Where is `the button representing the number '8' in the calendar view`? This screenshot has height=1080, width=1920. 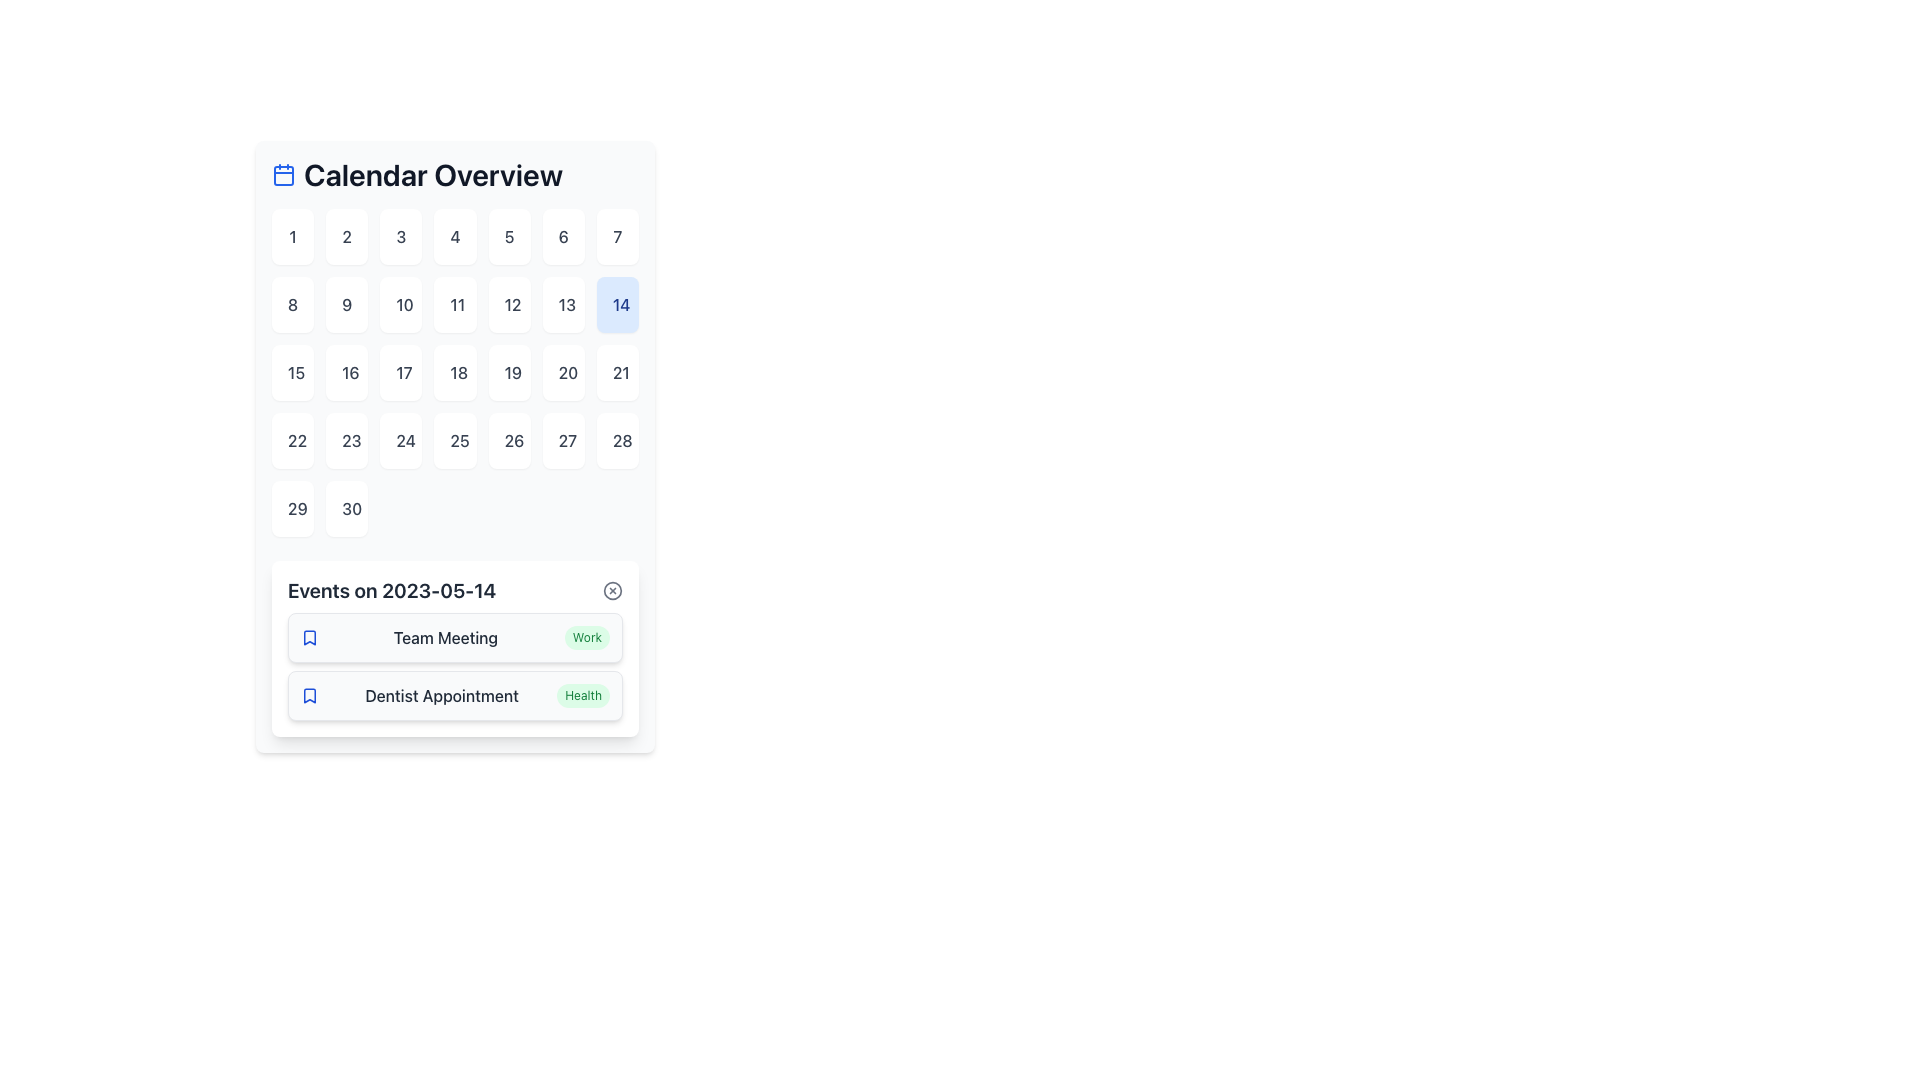
the button representing the number '8' in the calendar view is located at coordinates (291, 304).